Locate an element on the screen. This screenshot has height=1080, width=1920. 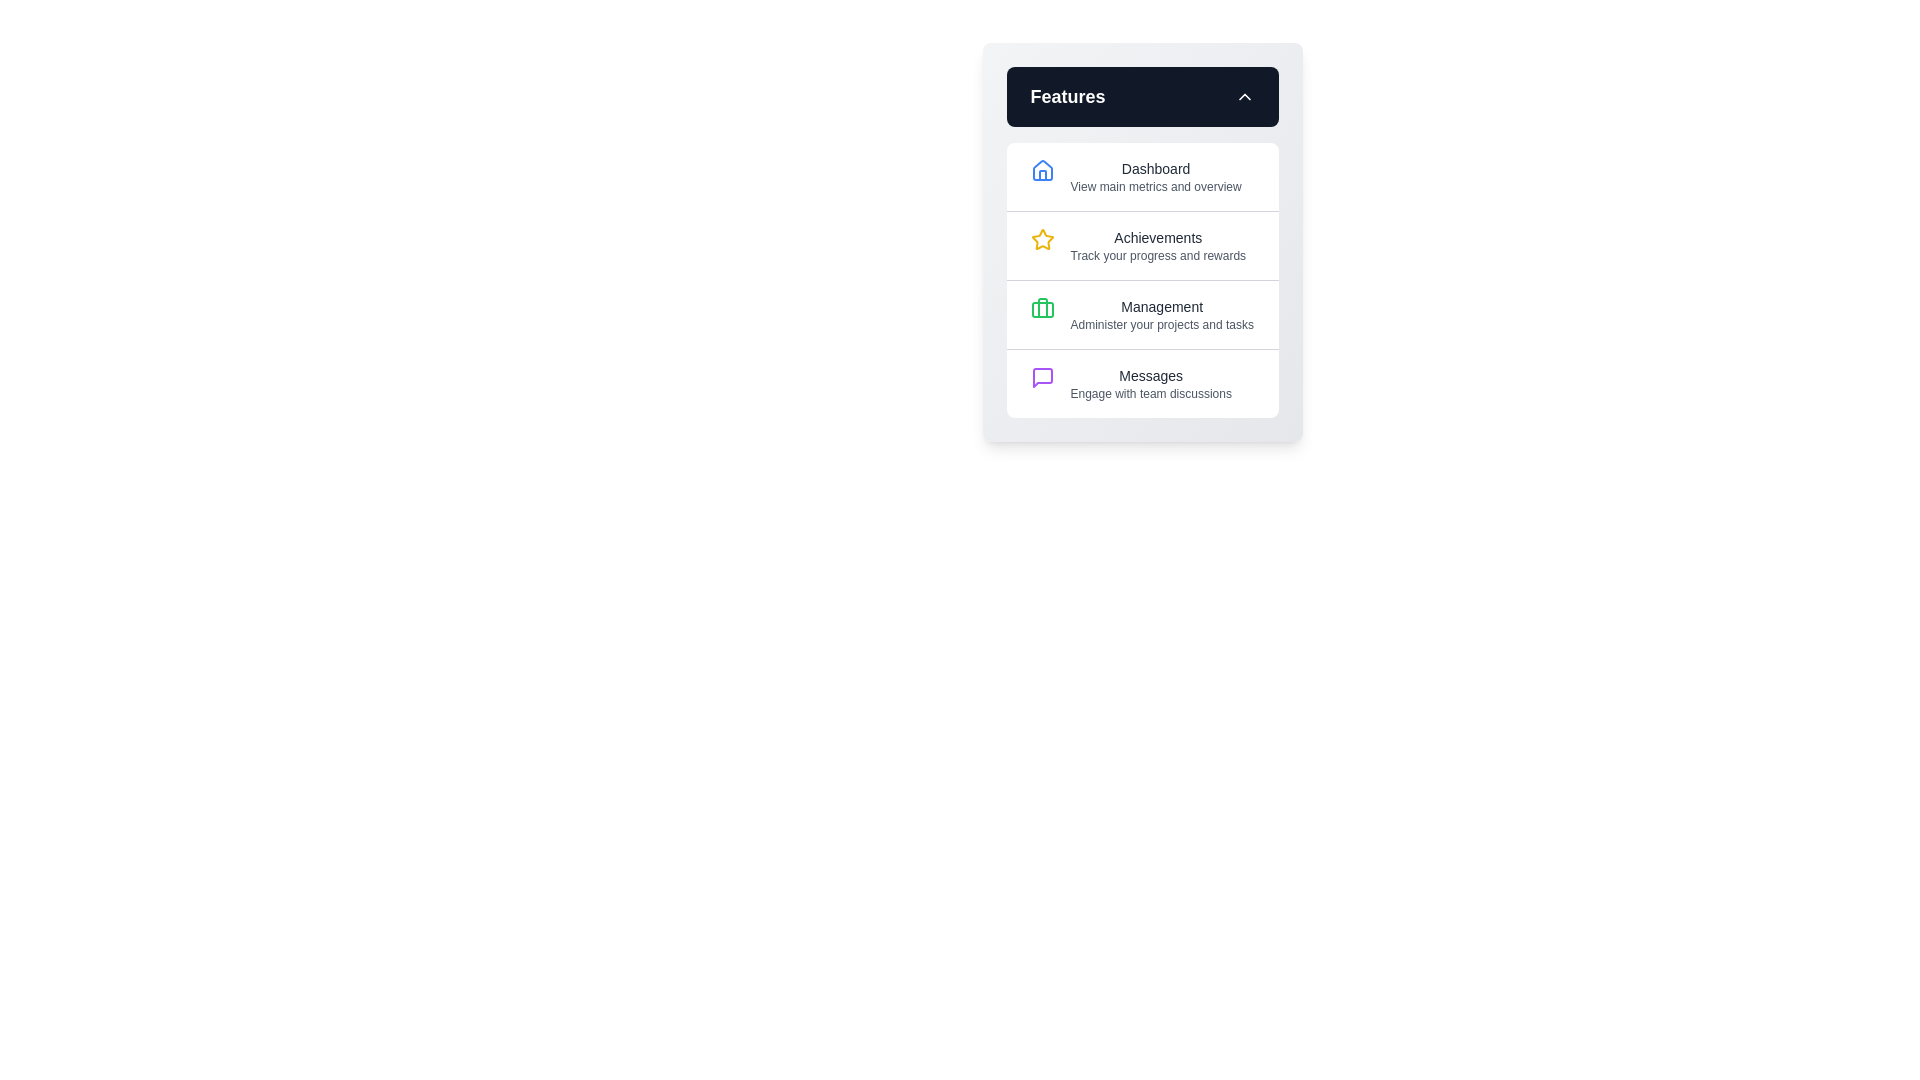
the 'Achievements' interactive text label located in the sidebar, which is the second item in the vertical list of menu entries is located at coordinates (1158, 245).